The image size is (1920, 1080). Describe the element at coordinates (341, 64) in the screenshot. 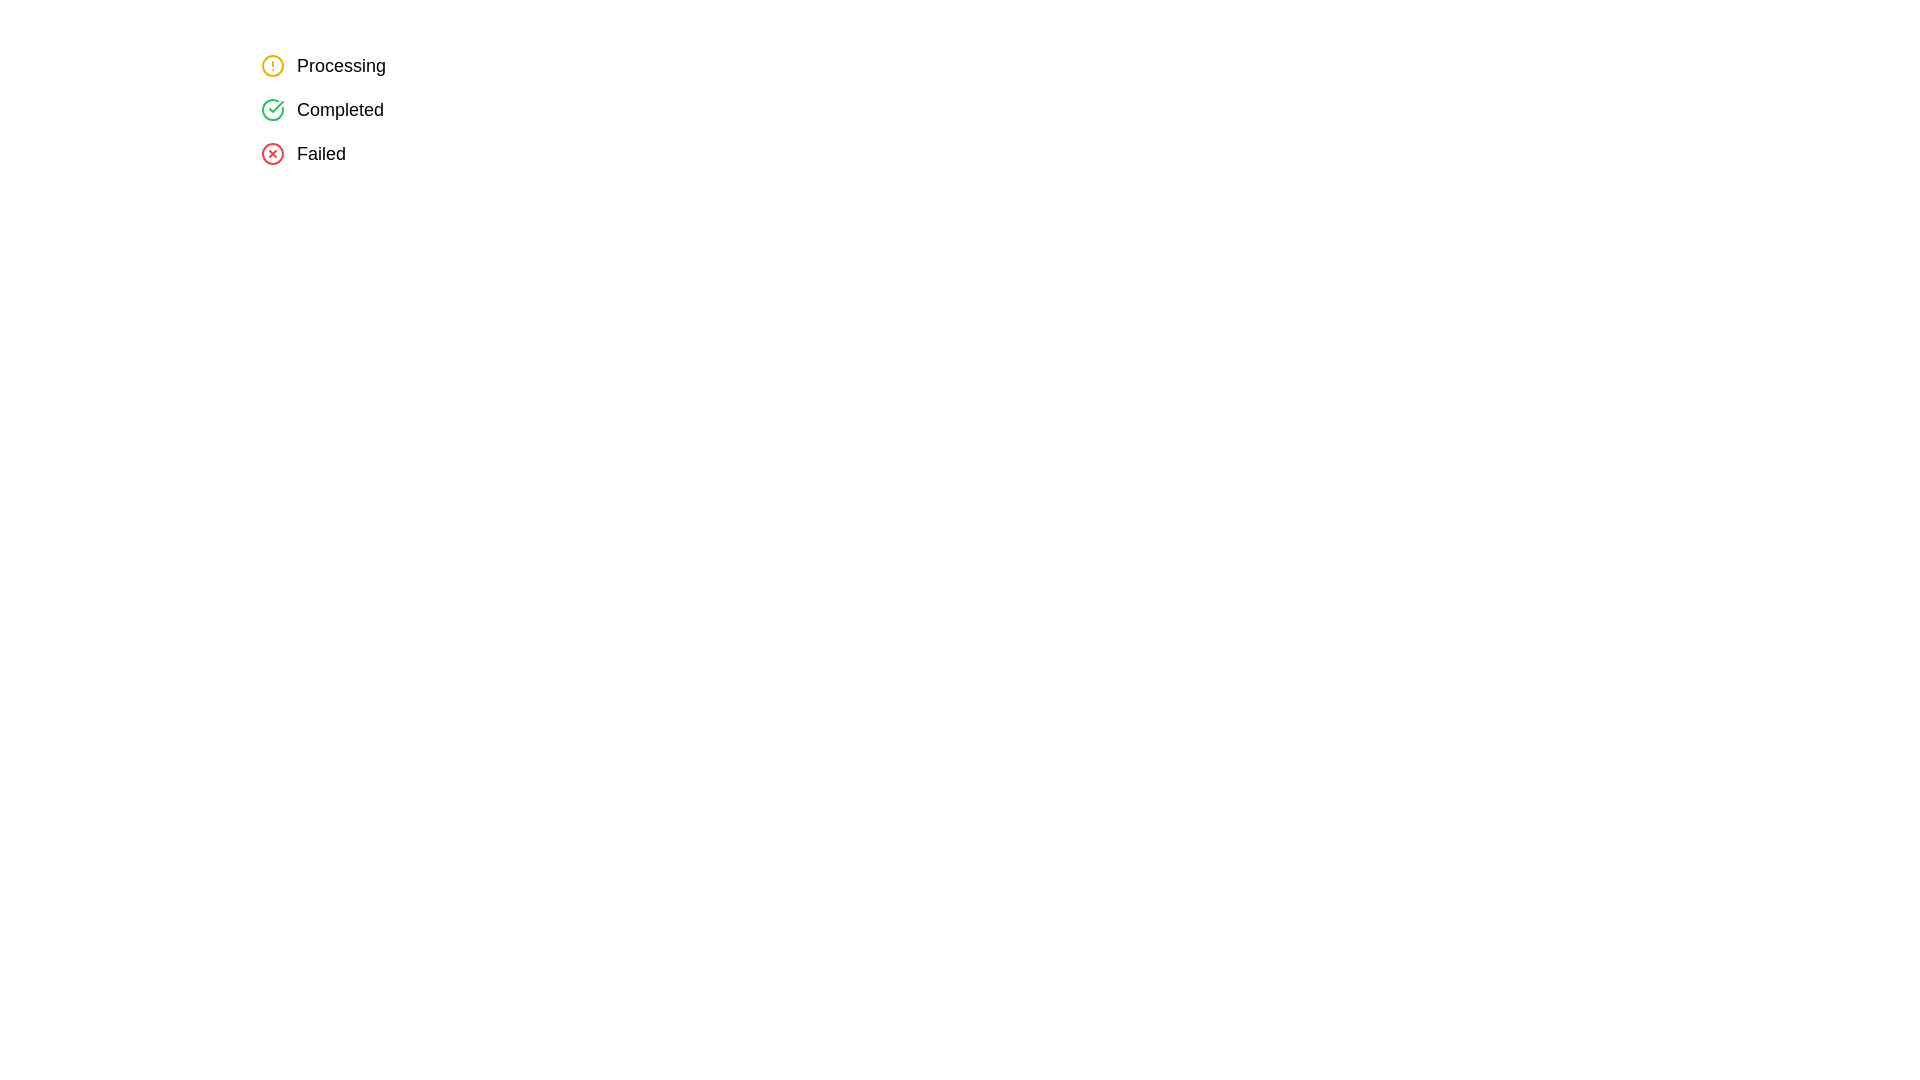

I see `the status label indicating 'Processing', which is positioned to the right of the alert icon in the upper left quadrant of the interface` at that location.